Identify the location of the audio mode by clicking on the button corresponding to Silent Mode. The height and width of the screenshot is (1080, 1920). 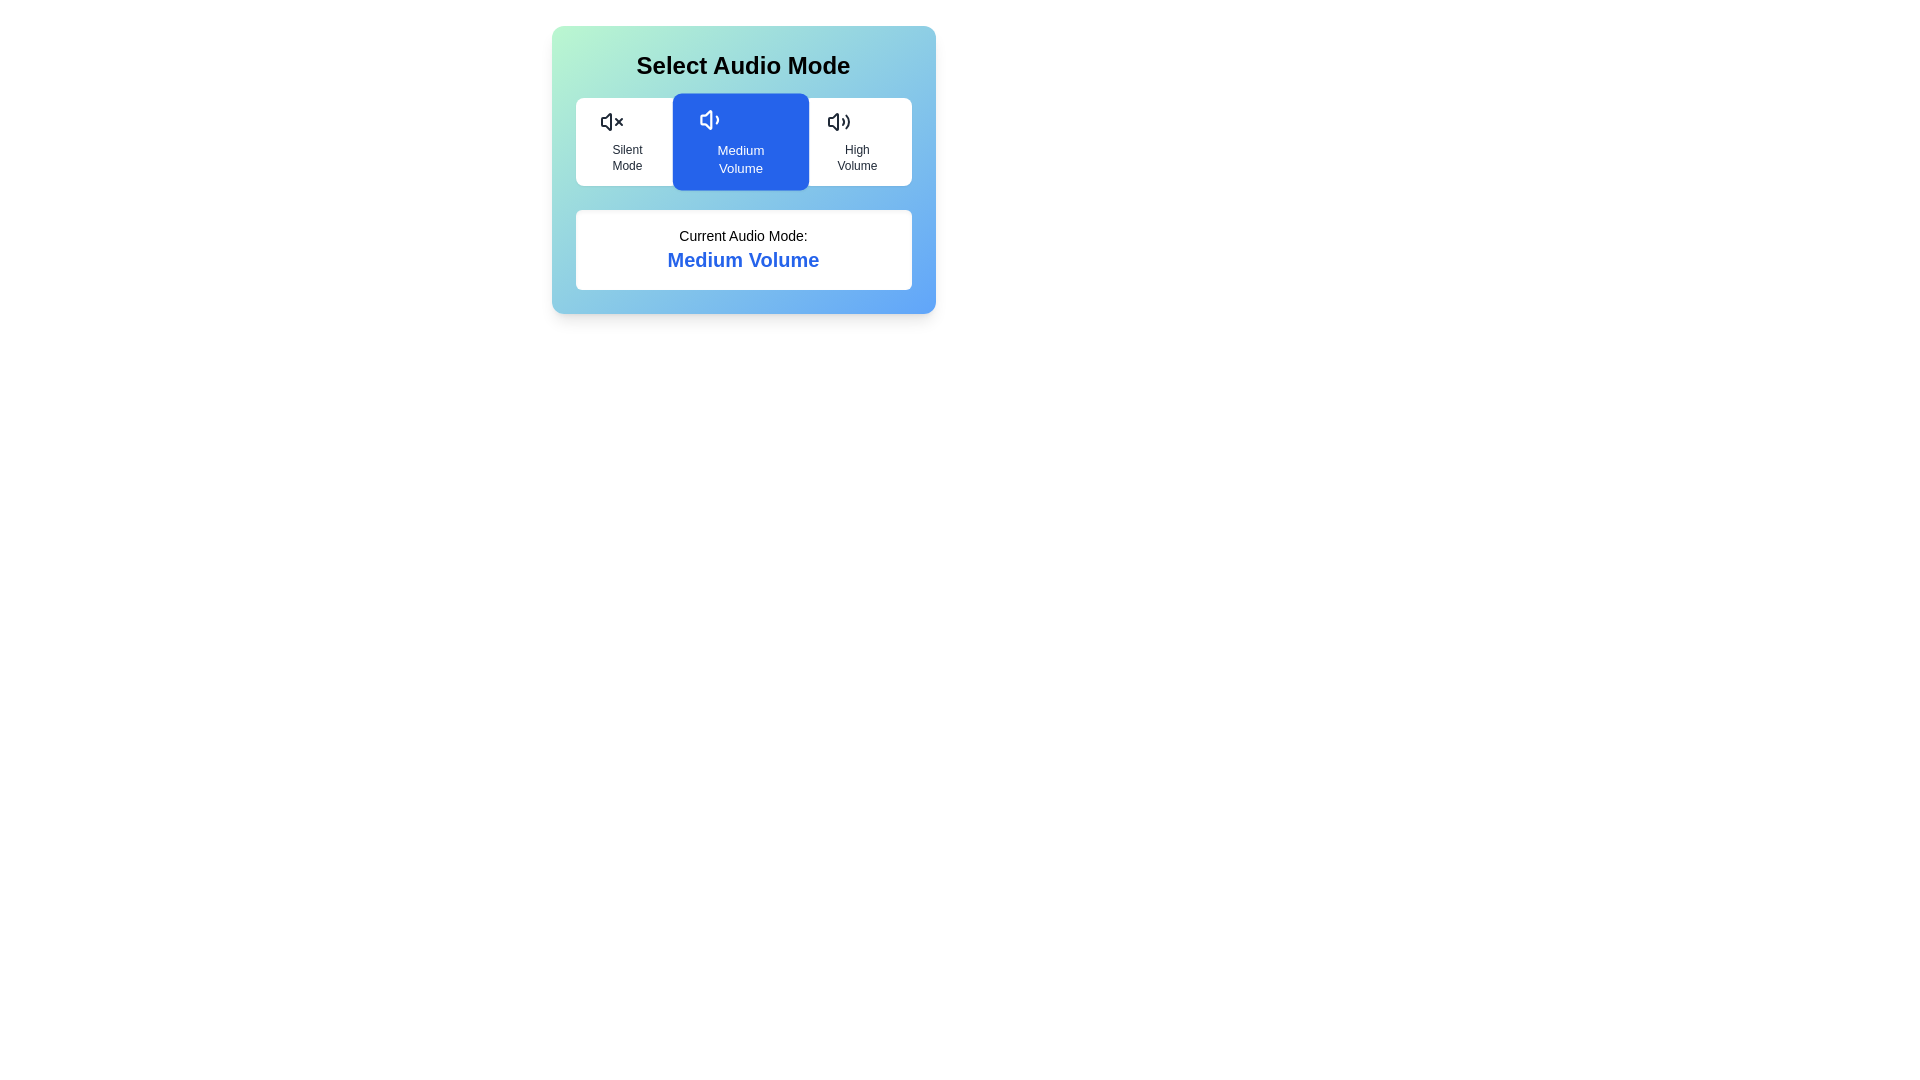
(626, 141).